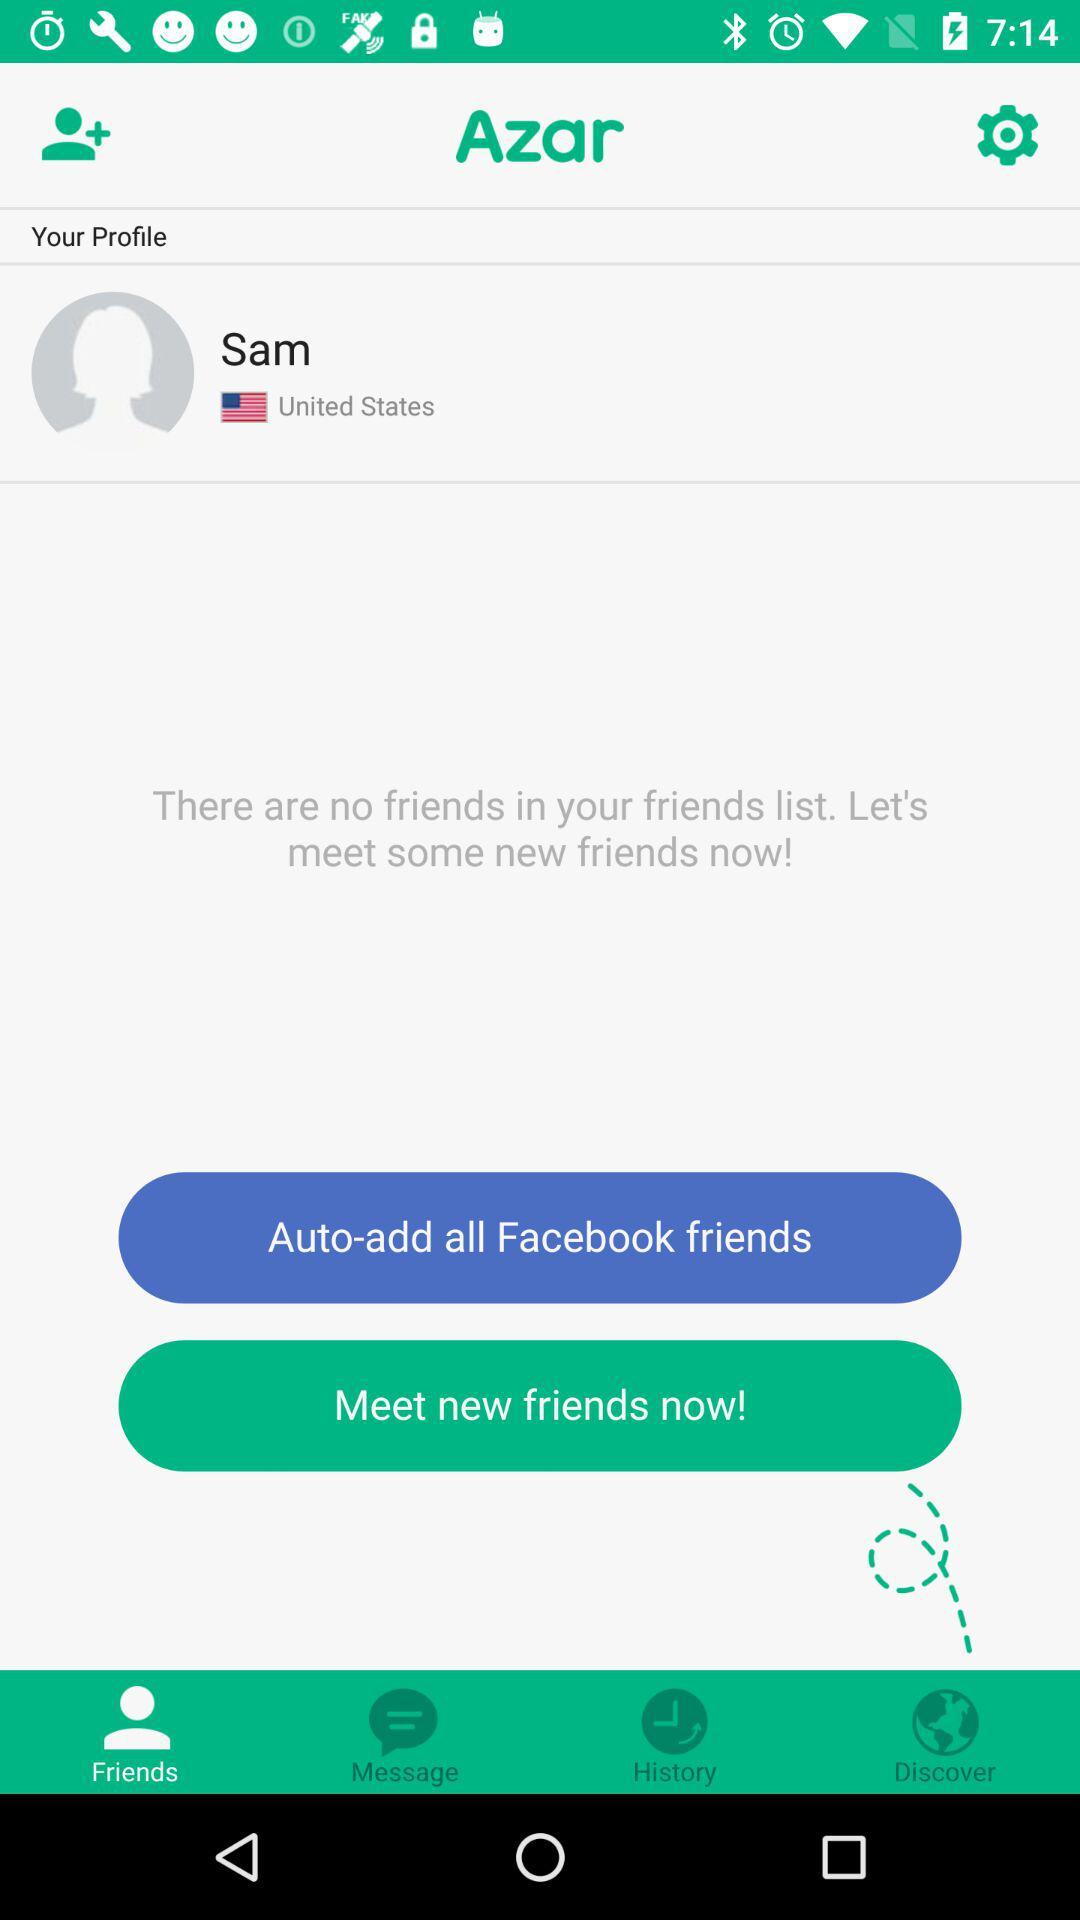  I want to click on the auto add all item, so click(540, 1236).